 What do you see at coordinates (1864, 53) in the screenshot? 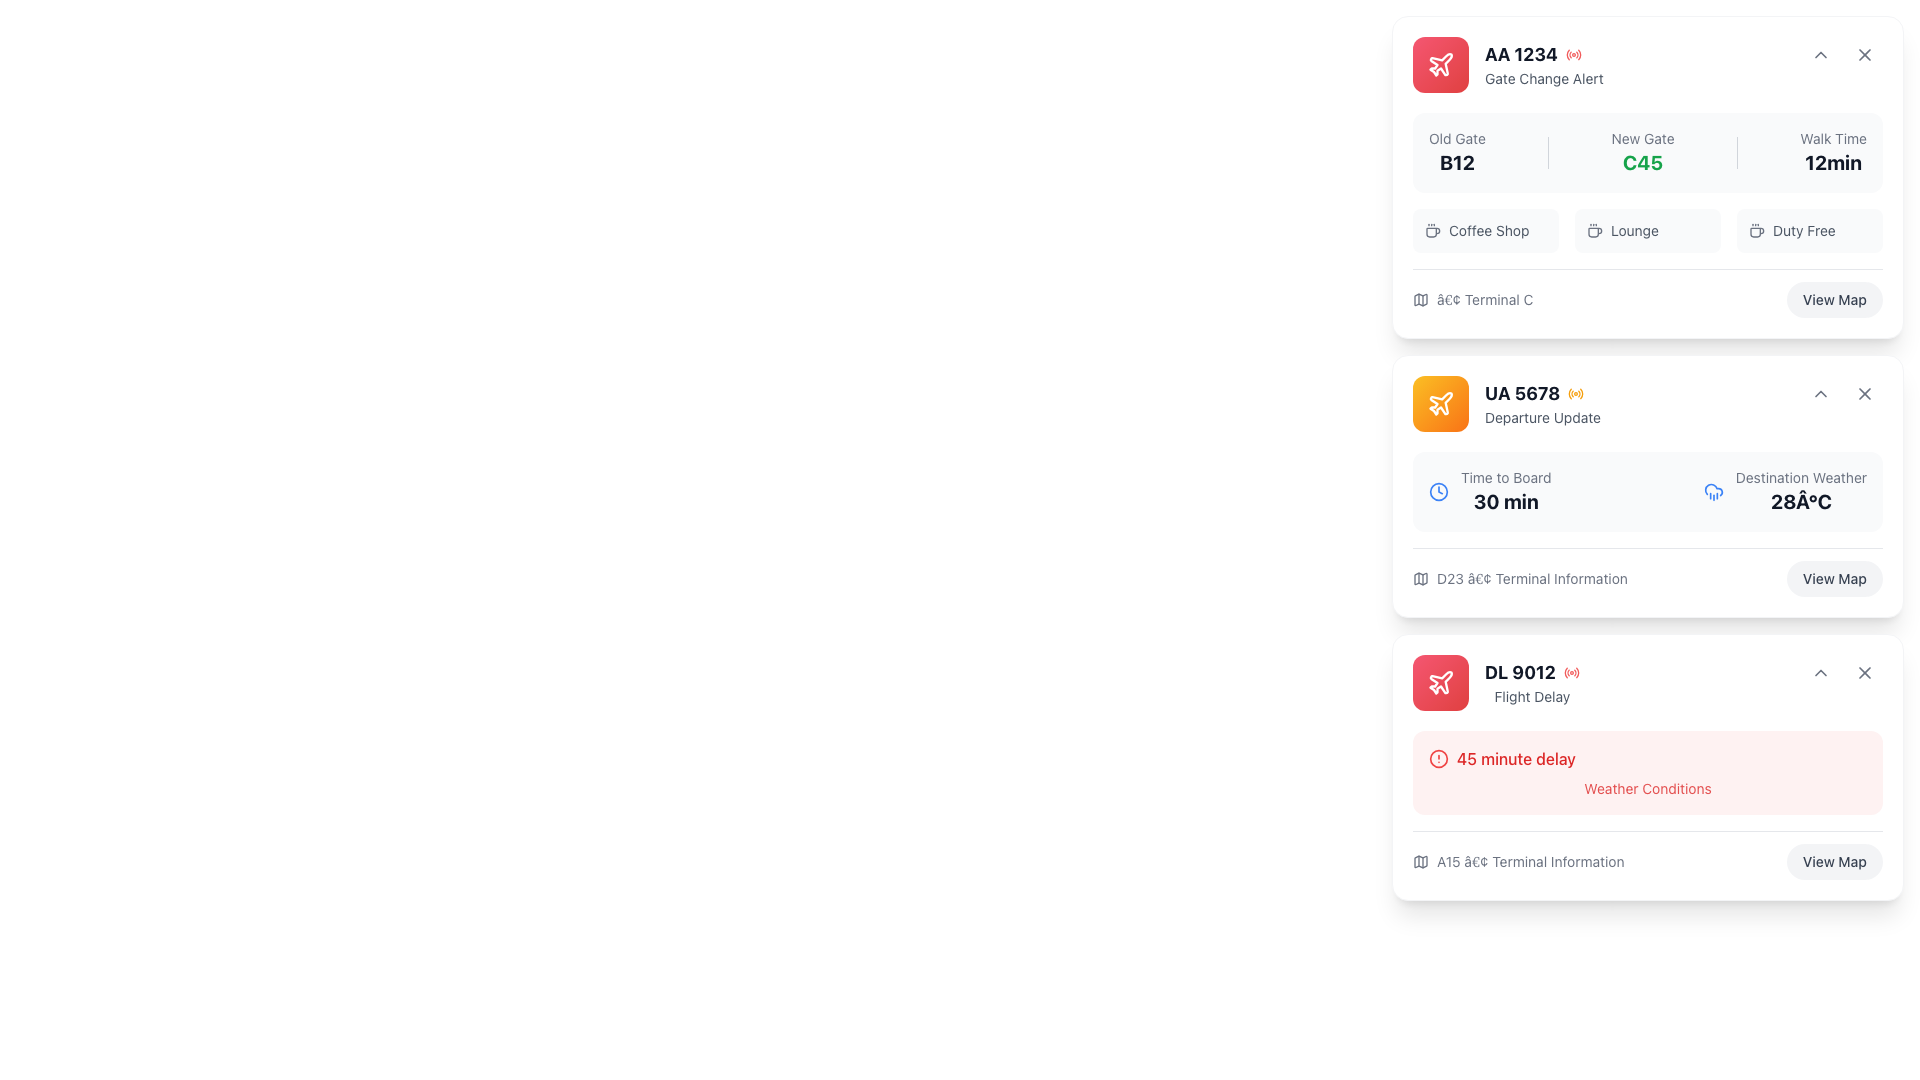
I see `the 'X' mark button at the top-right corner of the flight information card for 'AA 1234 Gate Change Alert'` at bounding box center [1864, 53].